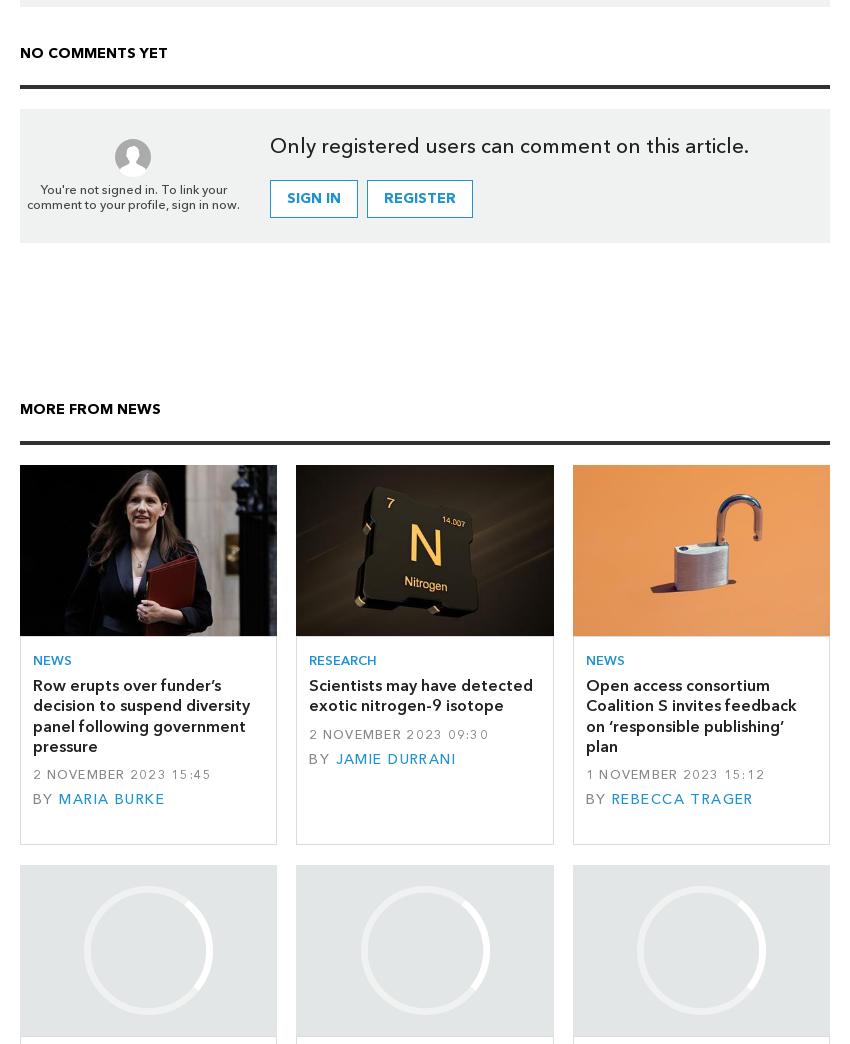 This screenshot has height=1044, width=850. I want to click on '2 November 2023 15:45', so click(121, 774).